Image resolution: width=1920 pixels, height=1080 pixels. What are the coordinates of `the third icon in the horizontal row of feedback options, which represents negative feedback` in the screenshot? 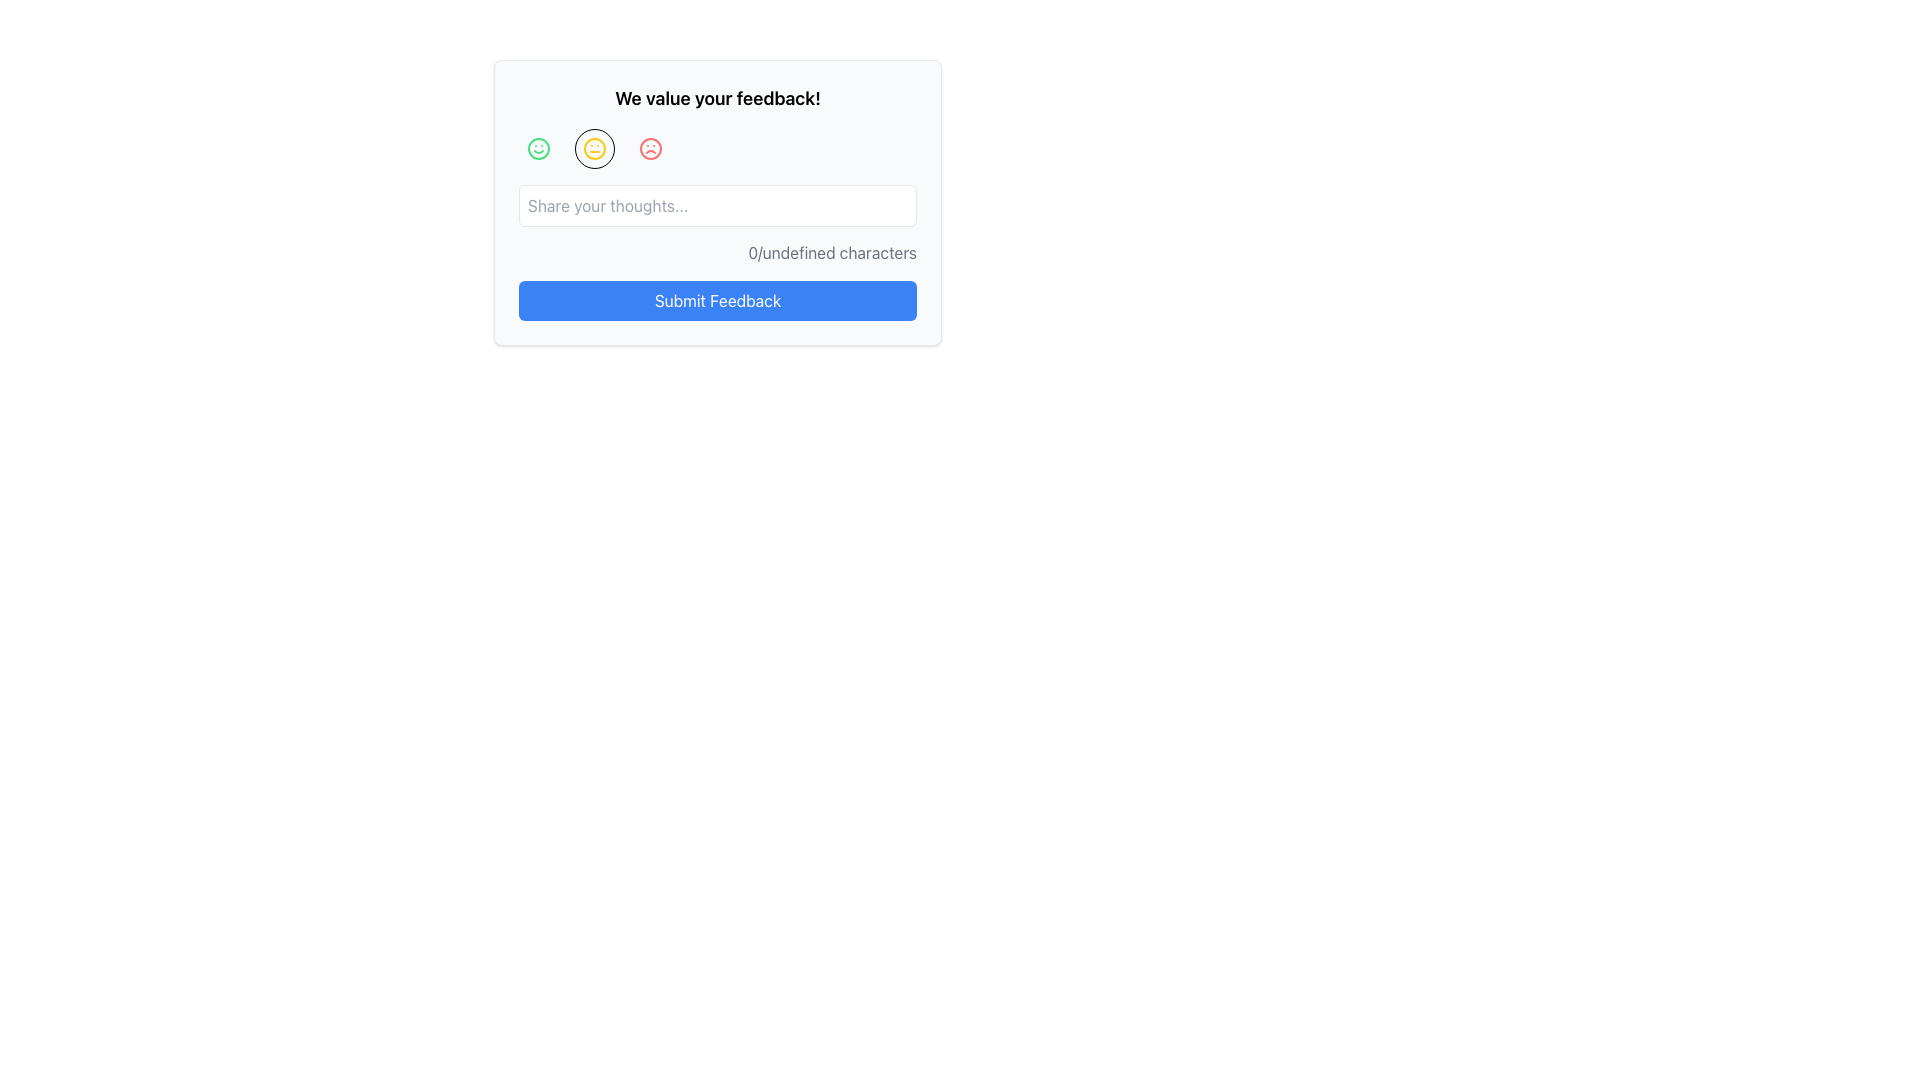 It's located at (651, 148).